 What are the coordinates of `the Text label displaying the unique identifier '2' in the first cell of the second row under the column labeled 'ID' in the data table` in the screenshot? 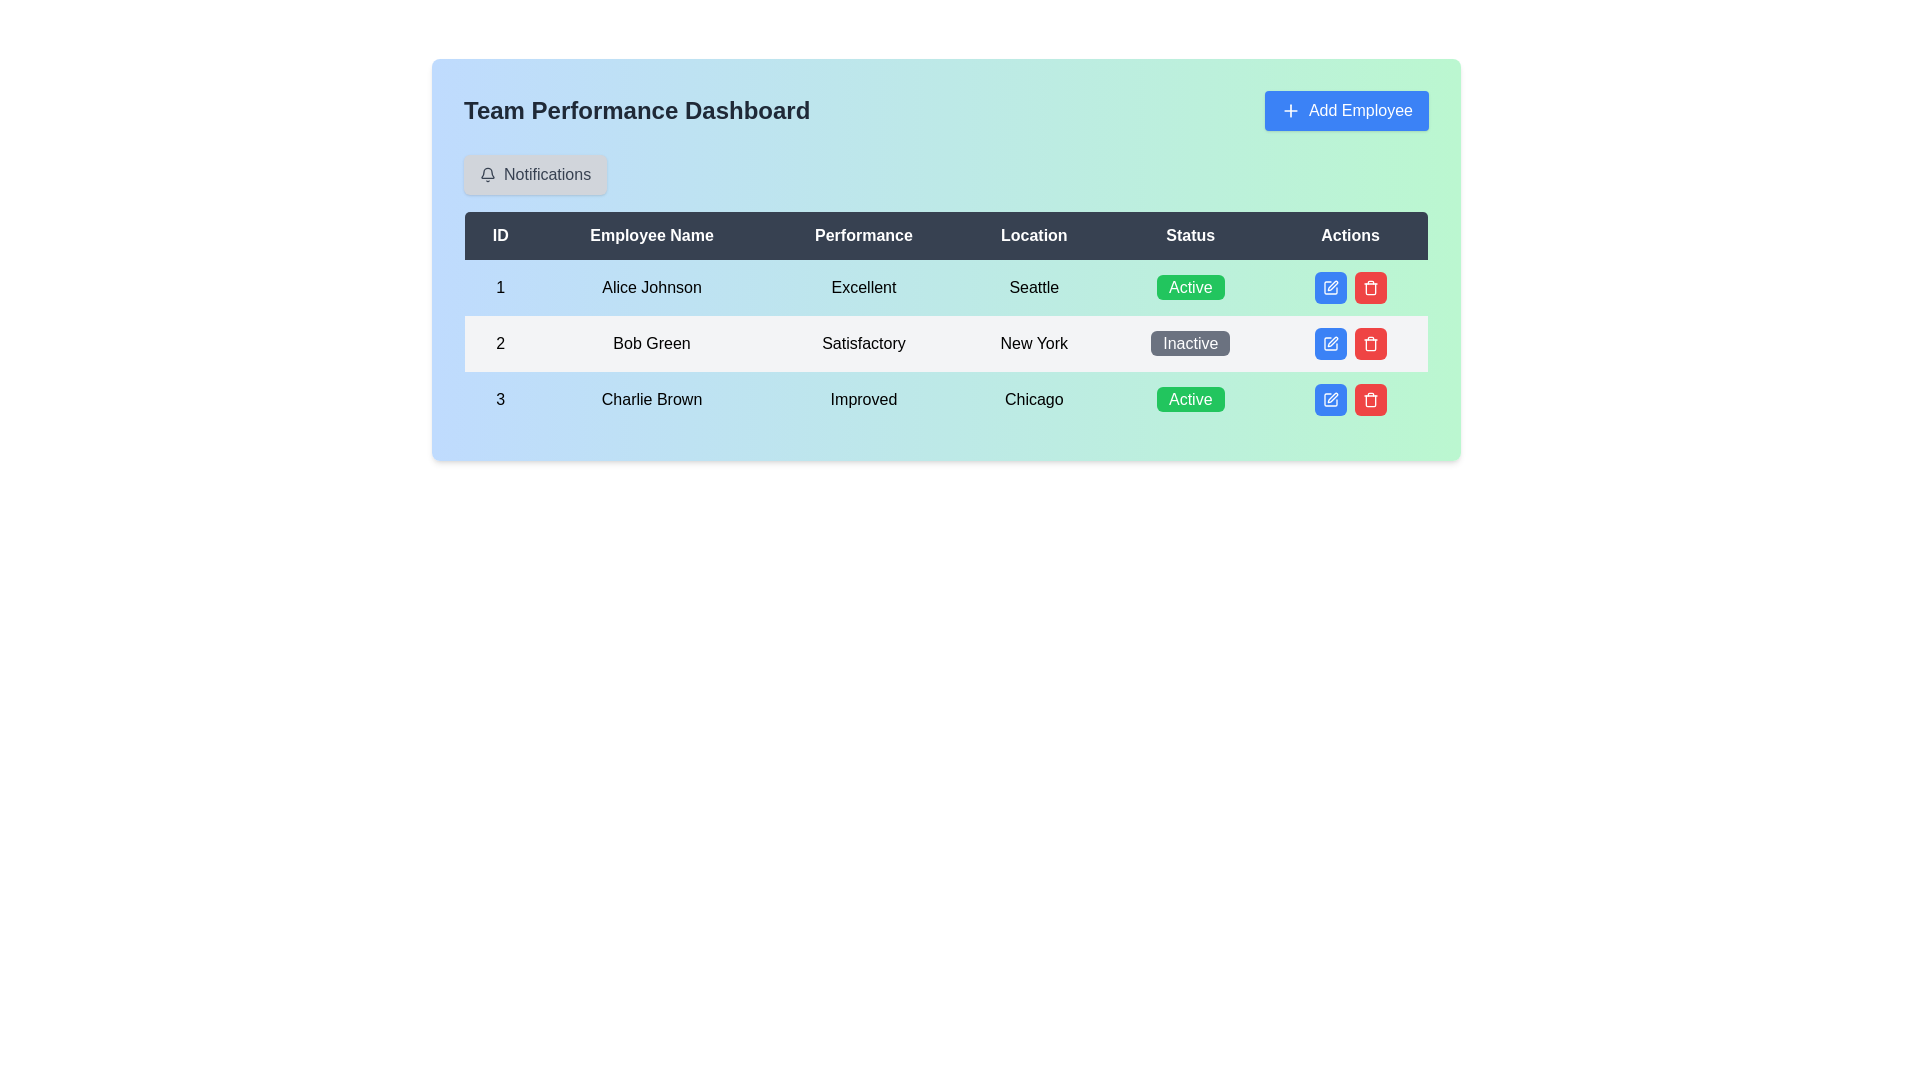 It's located at (500, 342).